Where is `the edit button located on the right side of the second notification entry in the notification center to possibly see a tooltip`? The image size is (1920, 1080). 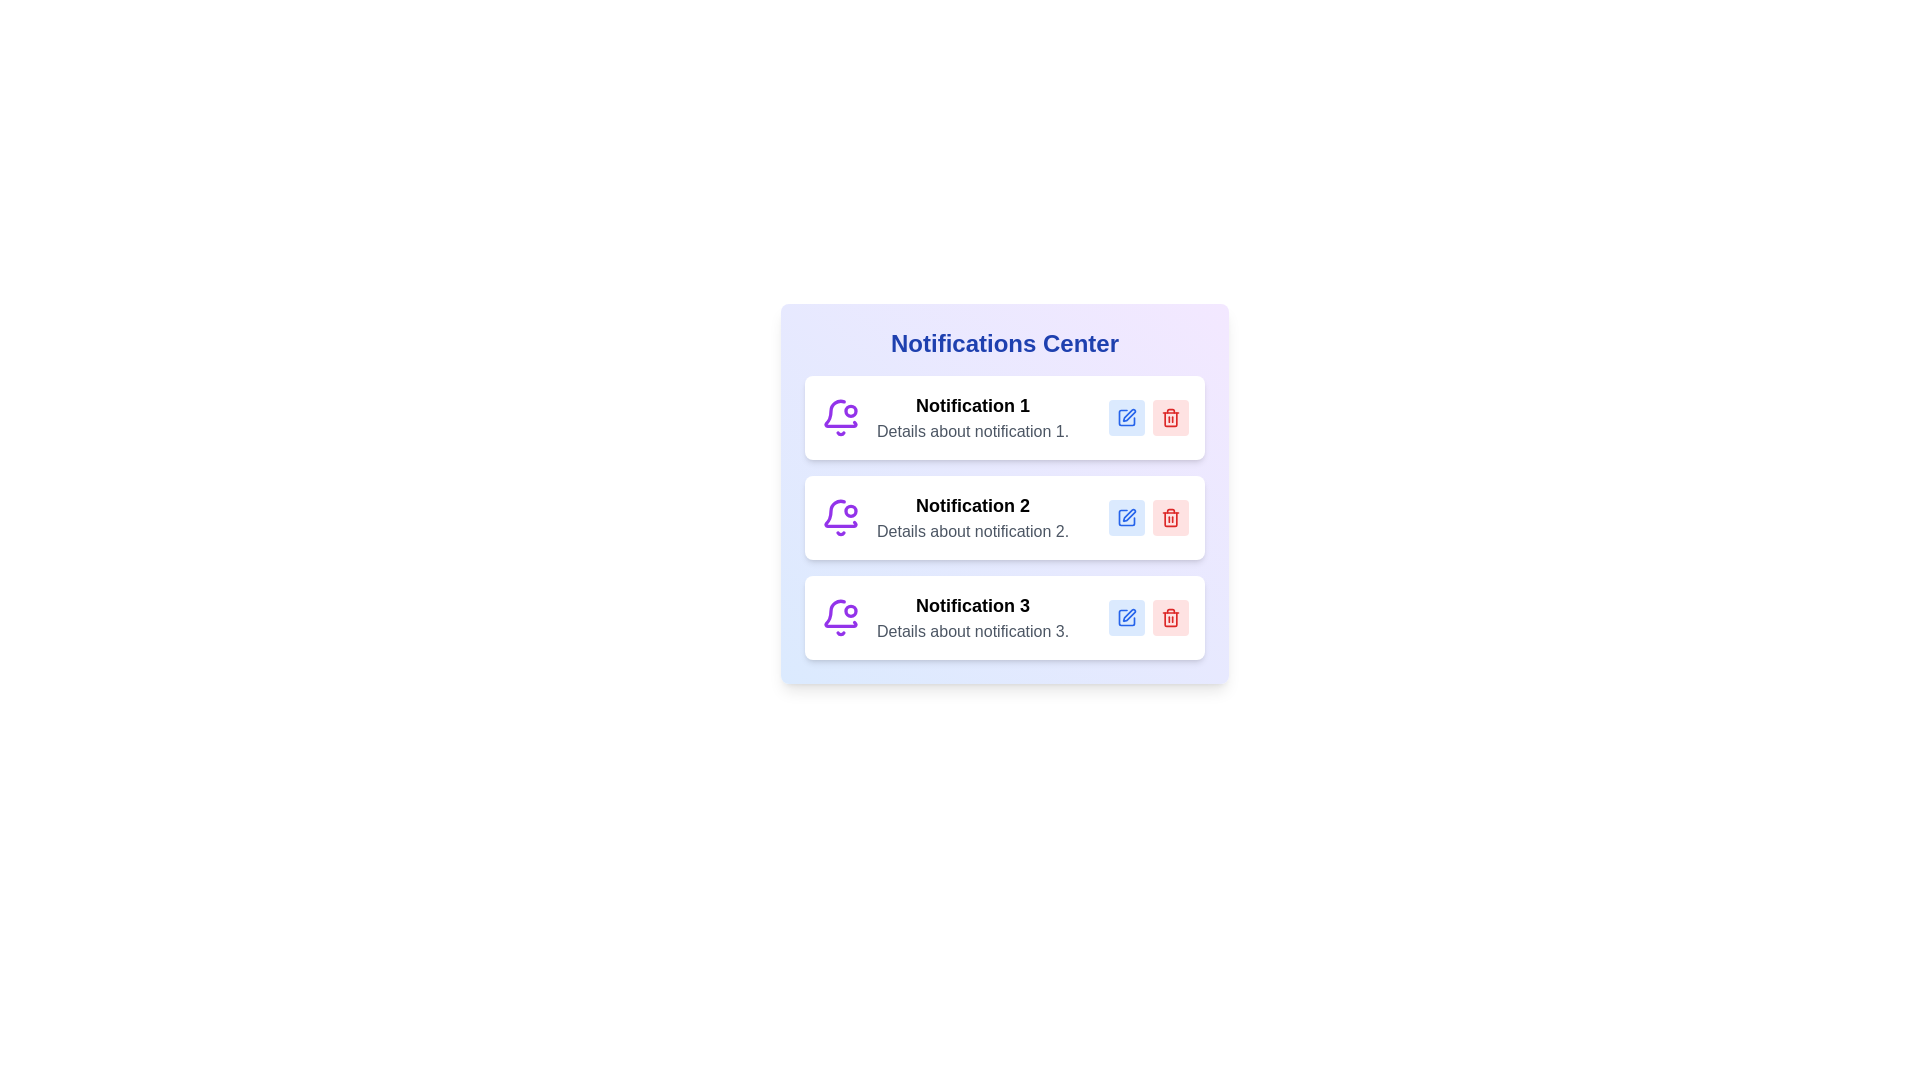
the edit button located on the right side of the second notification entry in the notification center to possibly see a tooltip is located at coordinates (1127, 516).